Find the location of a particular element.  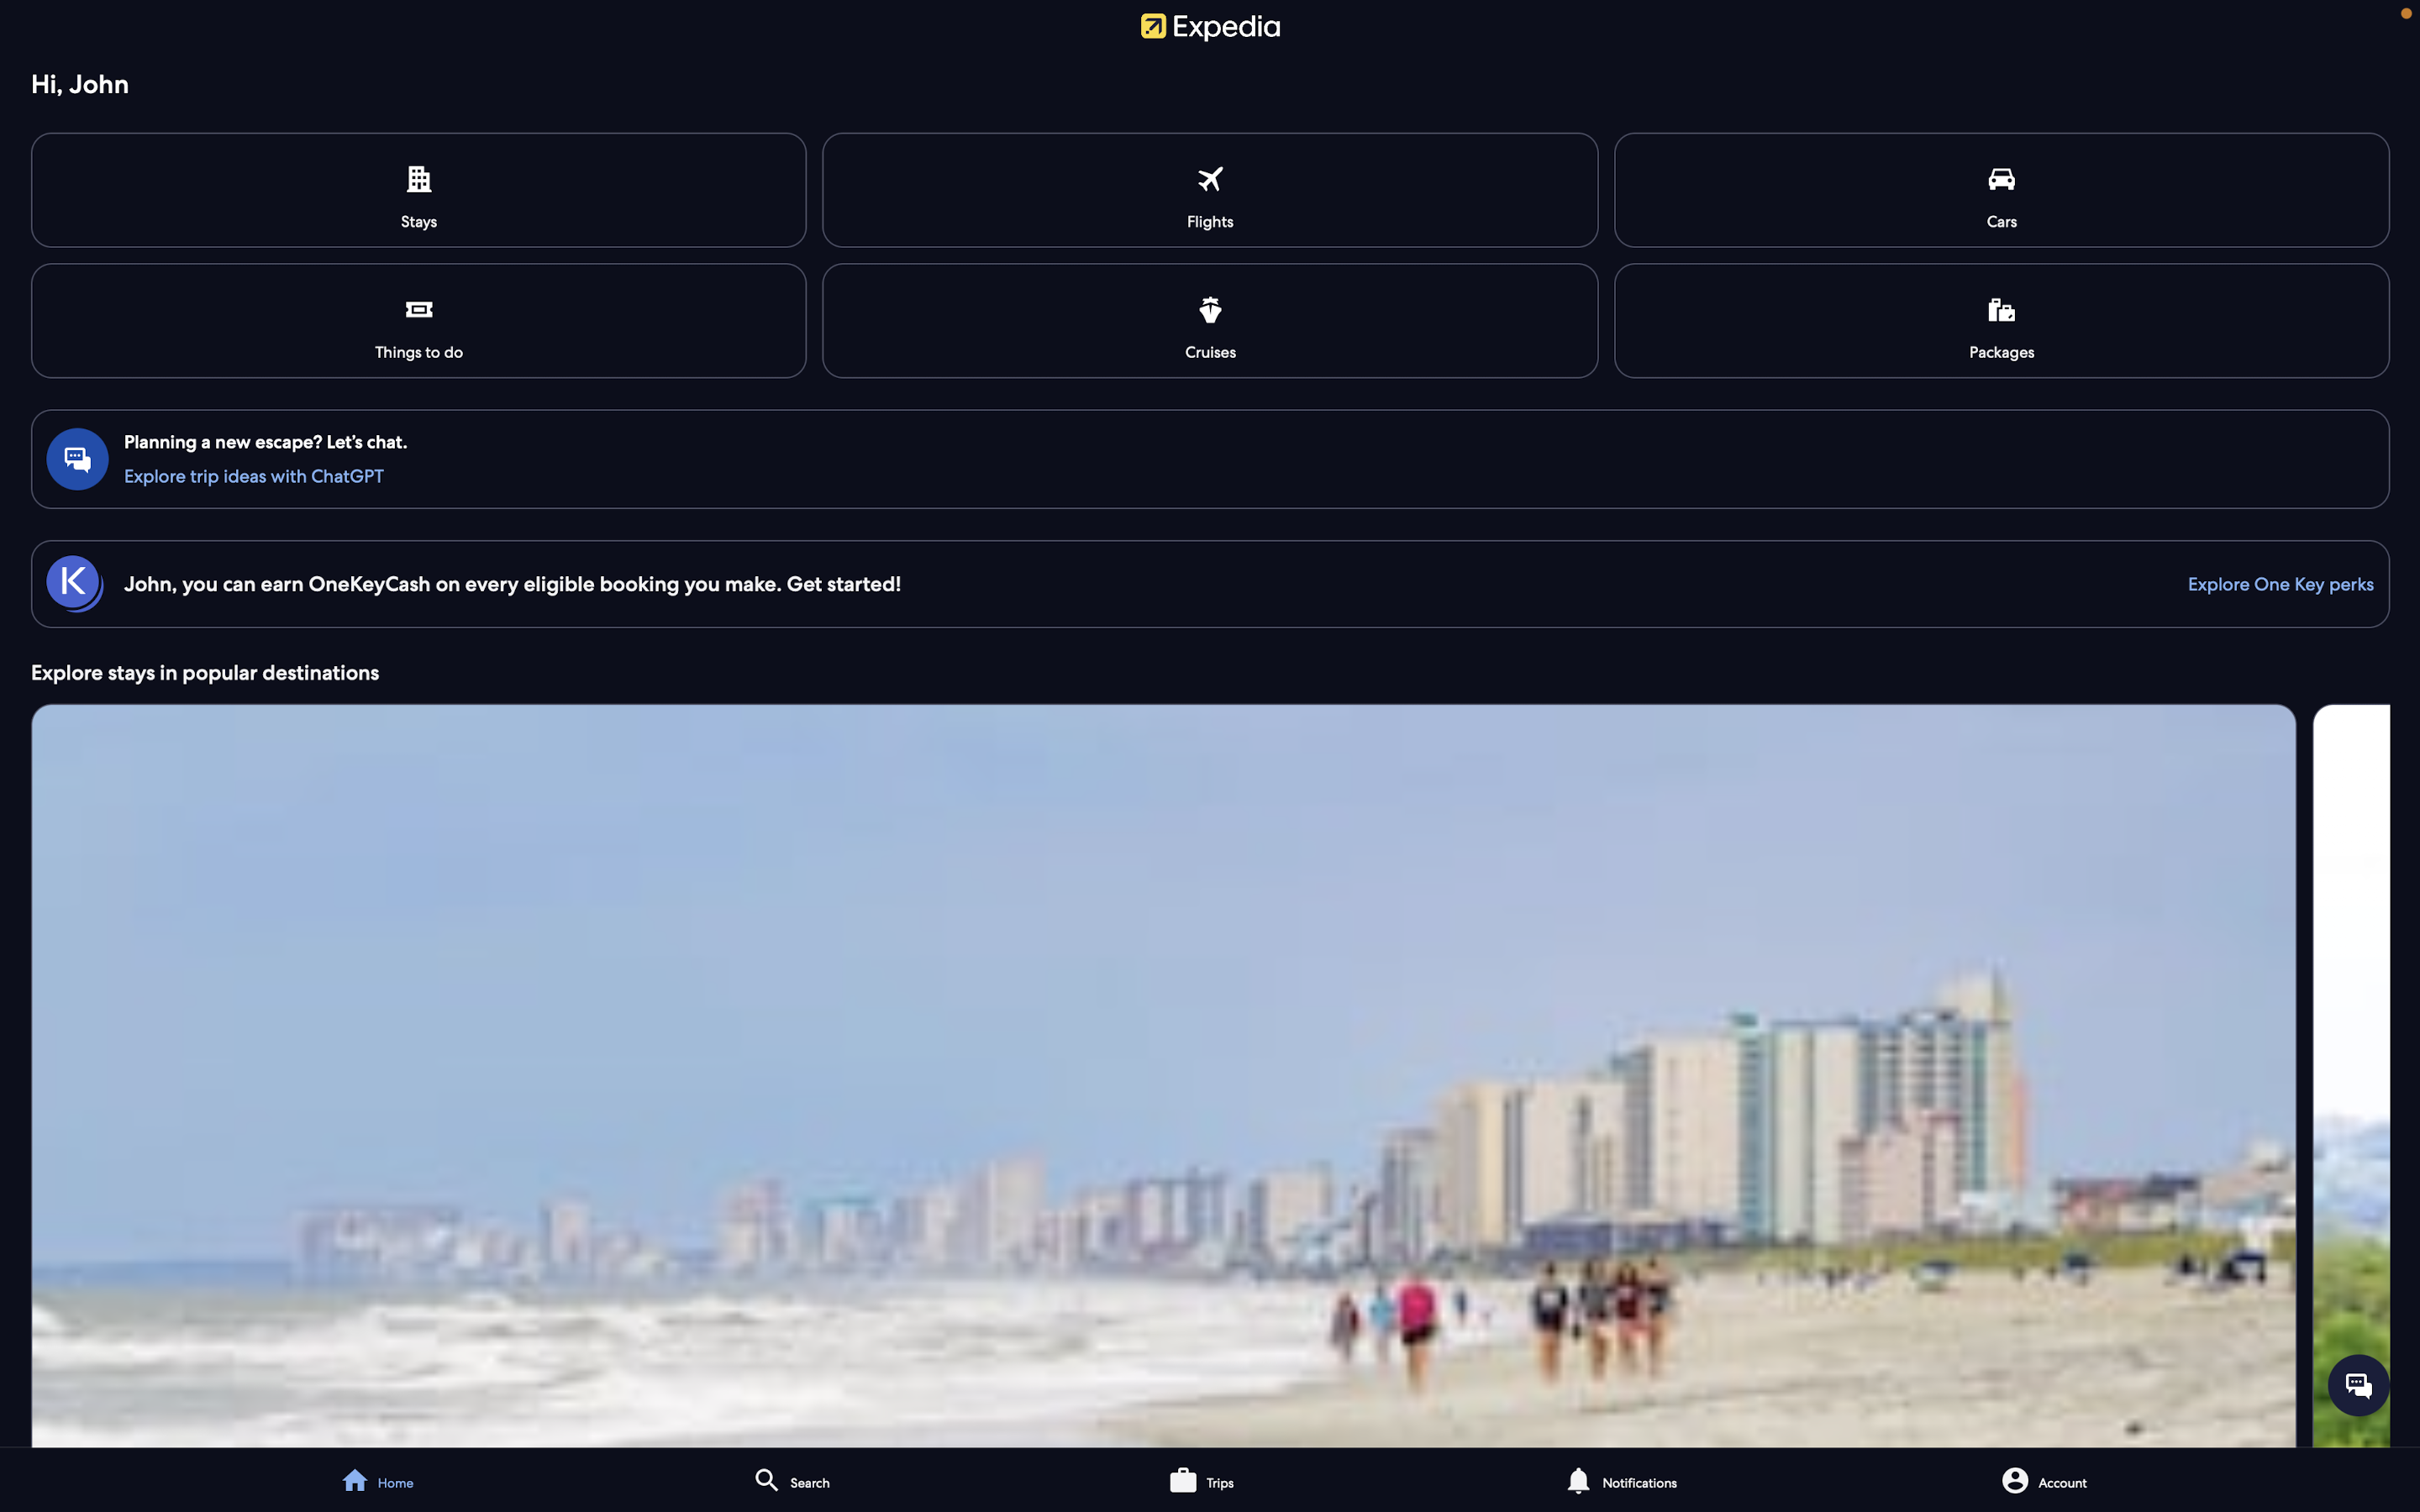

the main page is located at coordinates (392, 1475).